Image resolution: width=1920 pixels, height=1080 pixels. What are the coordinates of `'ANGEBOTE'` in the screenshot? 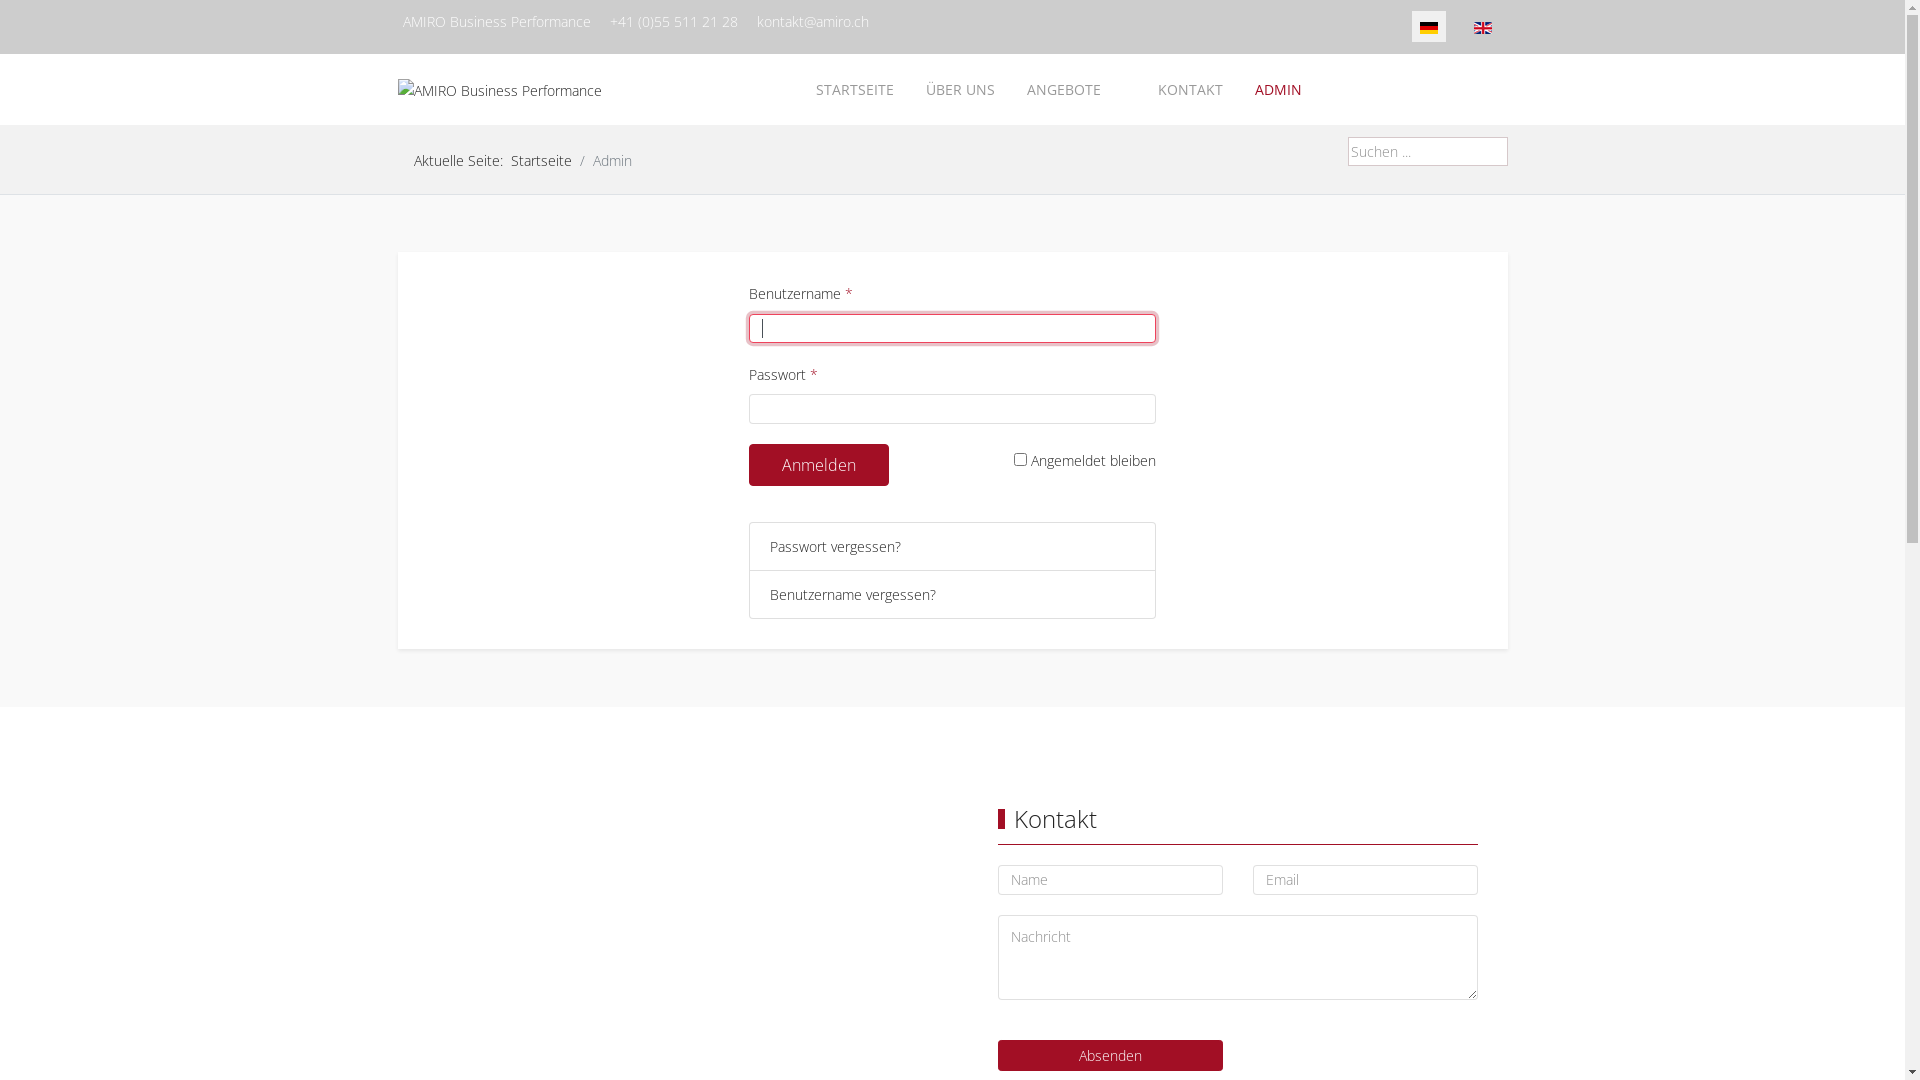 It's located at (1074, 88).